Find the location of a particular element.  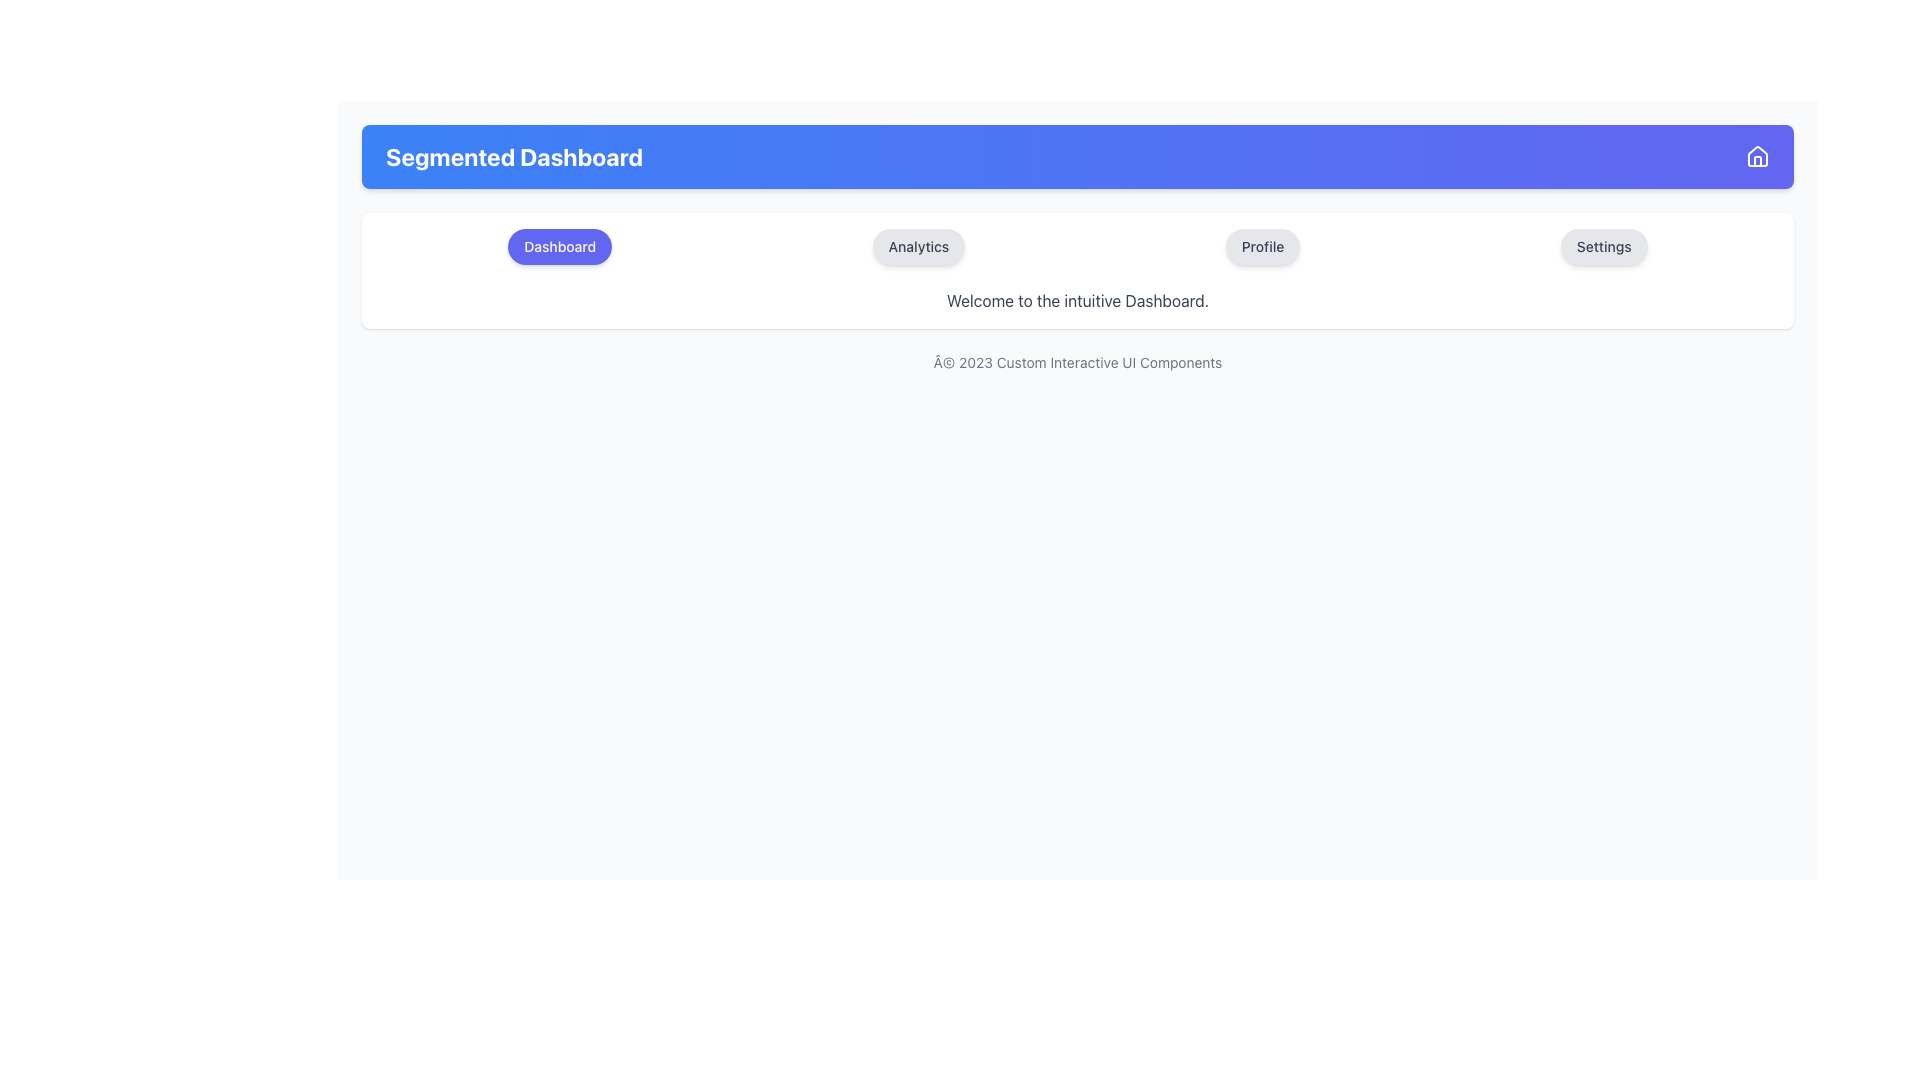

the static text label displaying '© 2023 Custom Interactive UI Components', which is centered at the bottom of the section with a smaller gray font is located at coordinates (1077, 362).